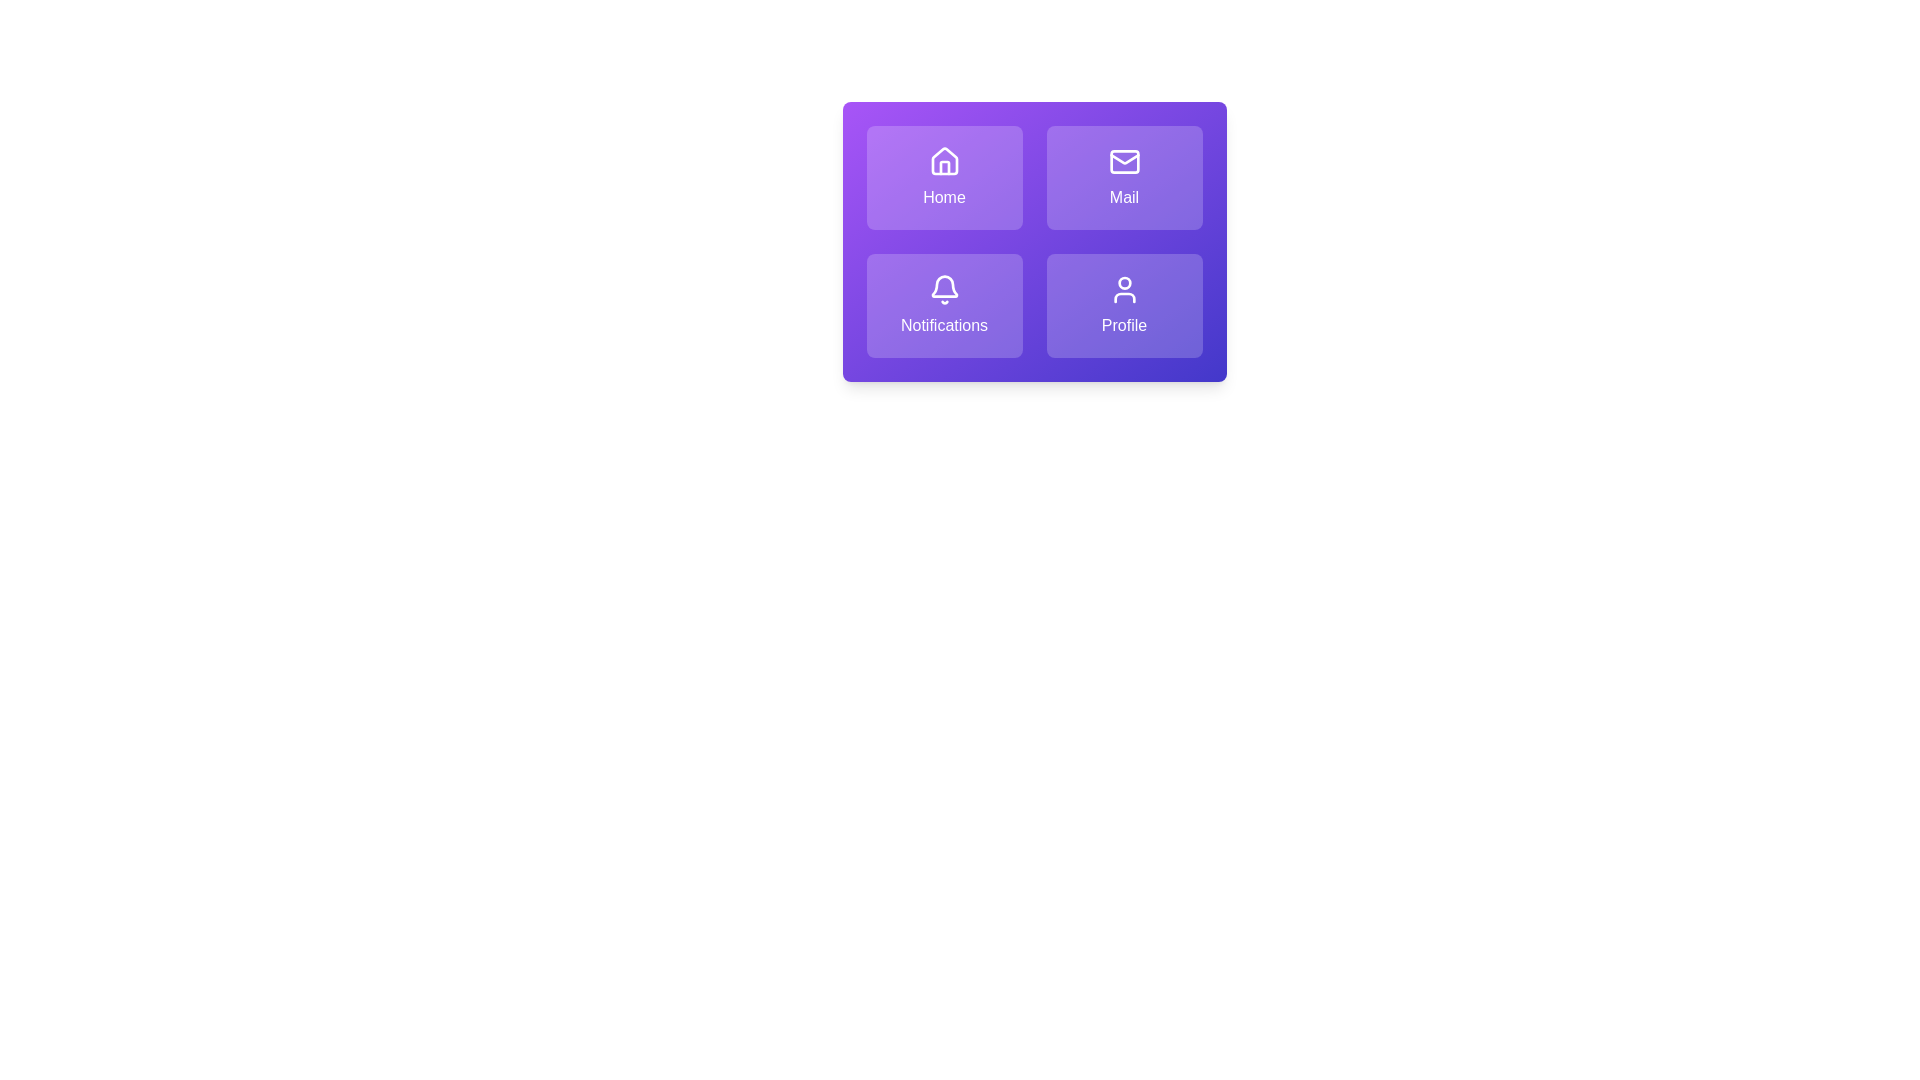  What do you see at coordinates (943, 305) in the screenshot?
I see `the tile labeled Notifications to activate its action` at bounding box center [943, 305].